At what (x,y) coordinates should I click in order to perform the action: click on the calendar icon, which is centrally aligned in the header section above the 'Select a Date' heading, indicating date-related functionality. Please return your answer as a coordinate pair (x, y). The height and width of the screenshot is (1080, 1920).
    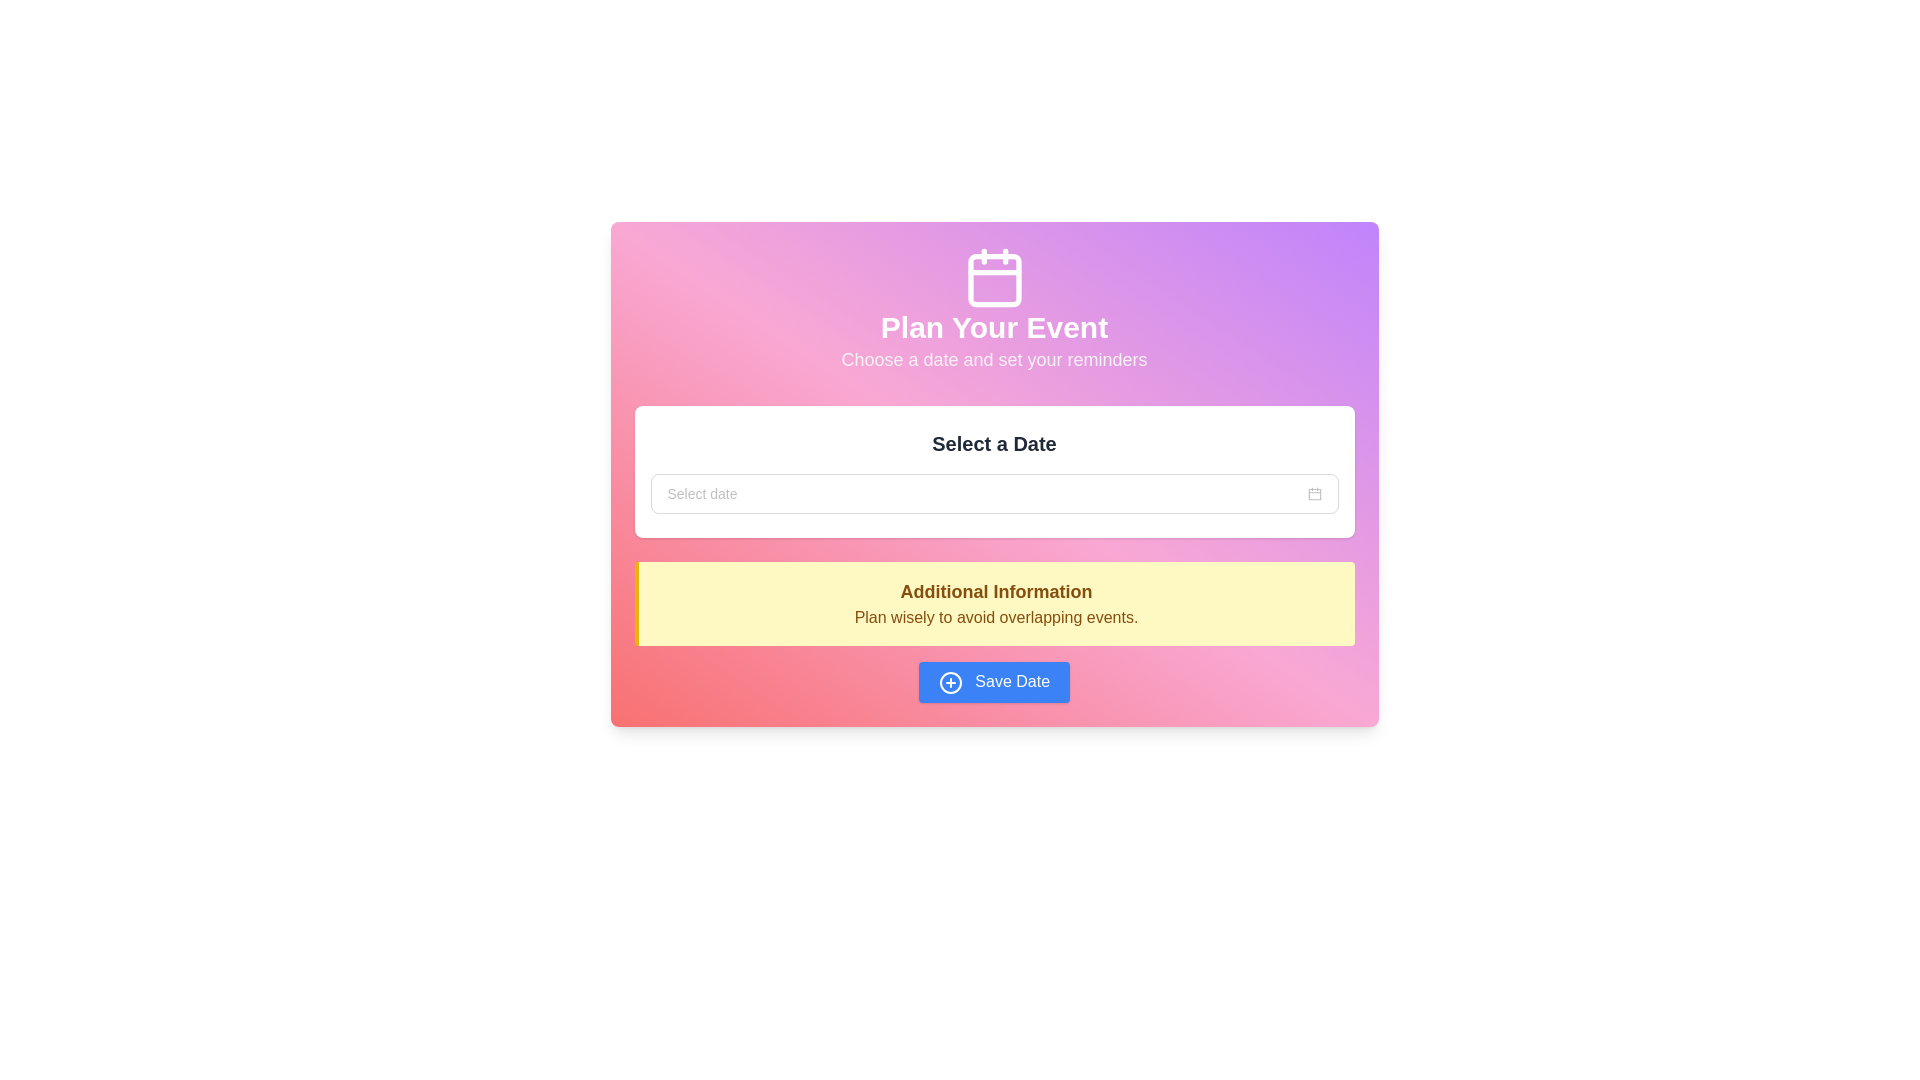
    Looking at the image, I should click on (1314, 493).